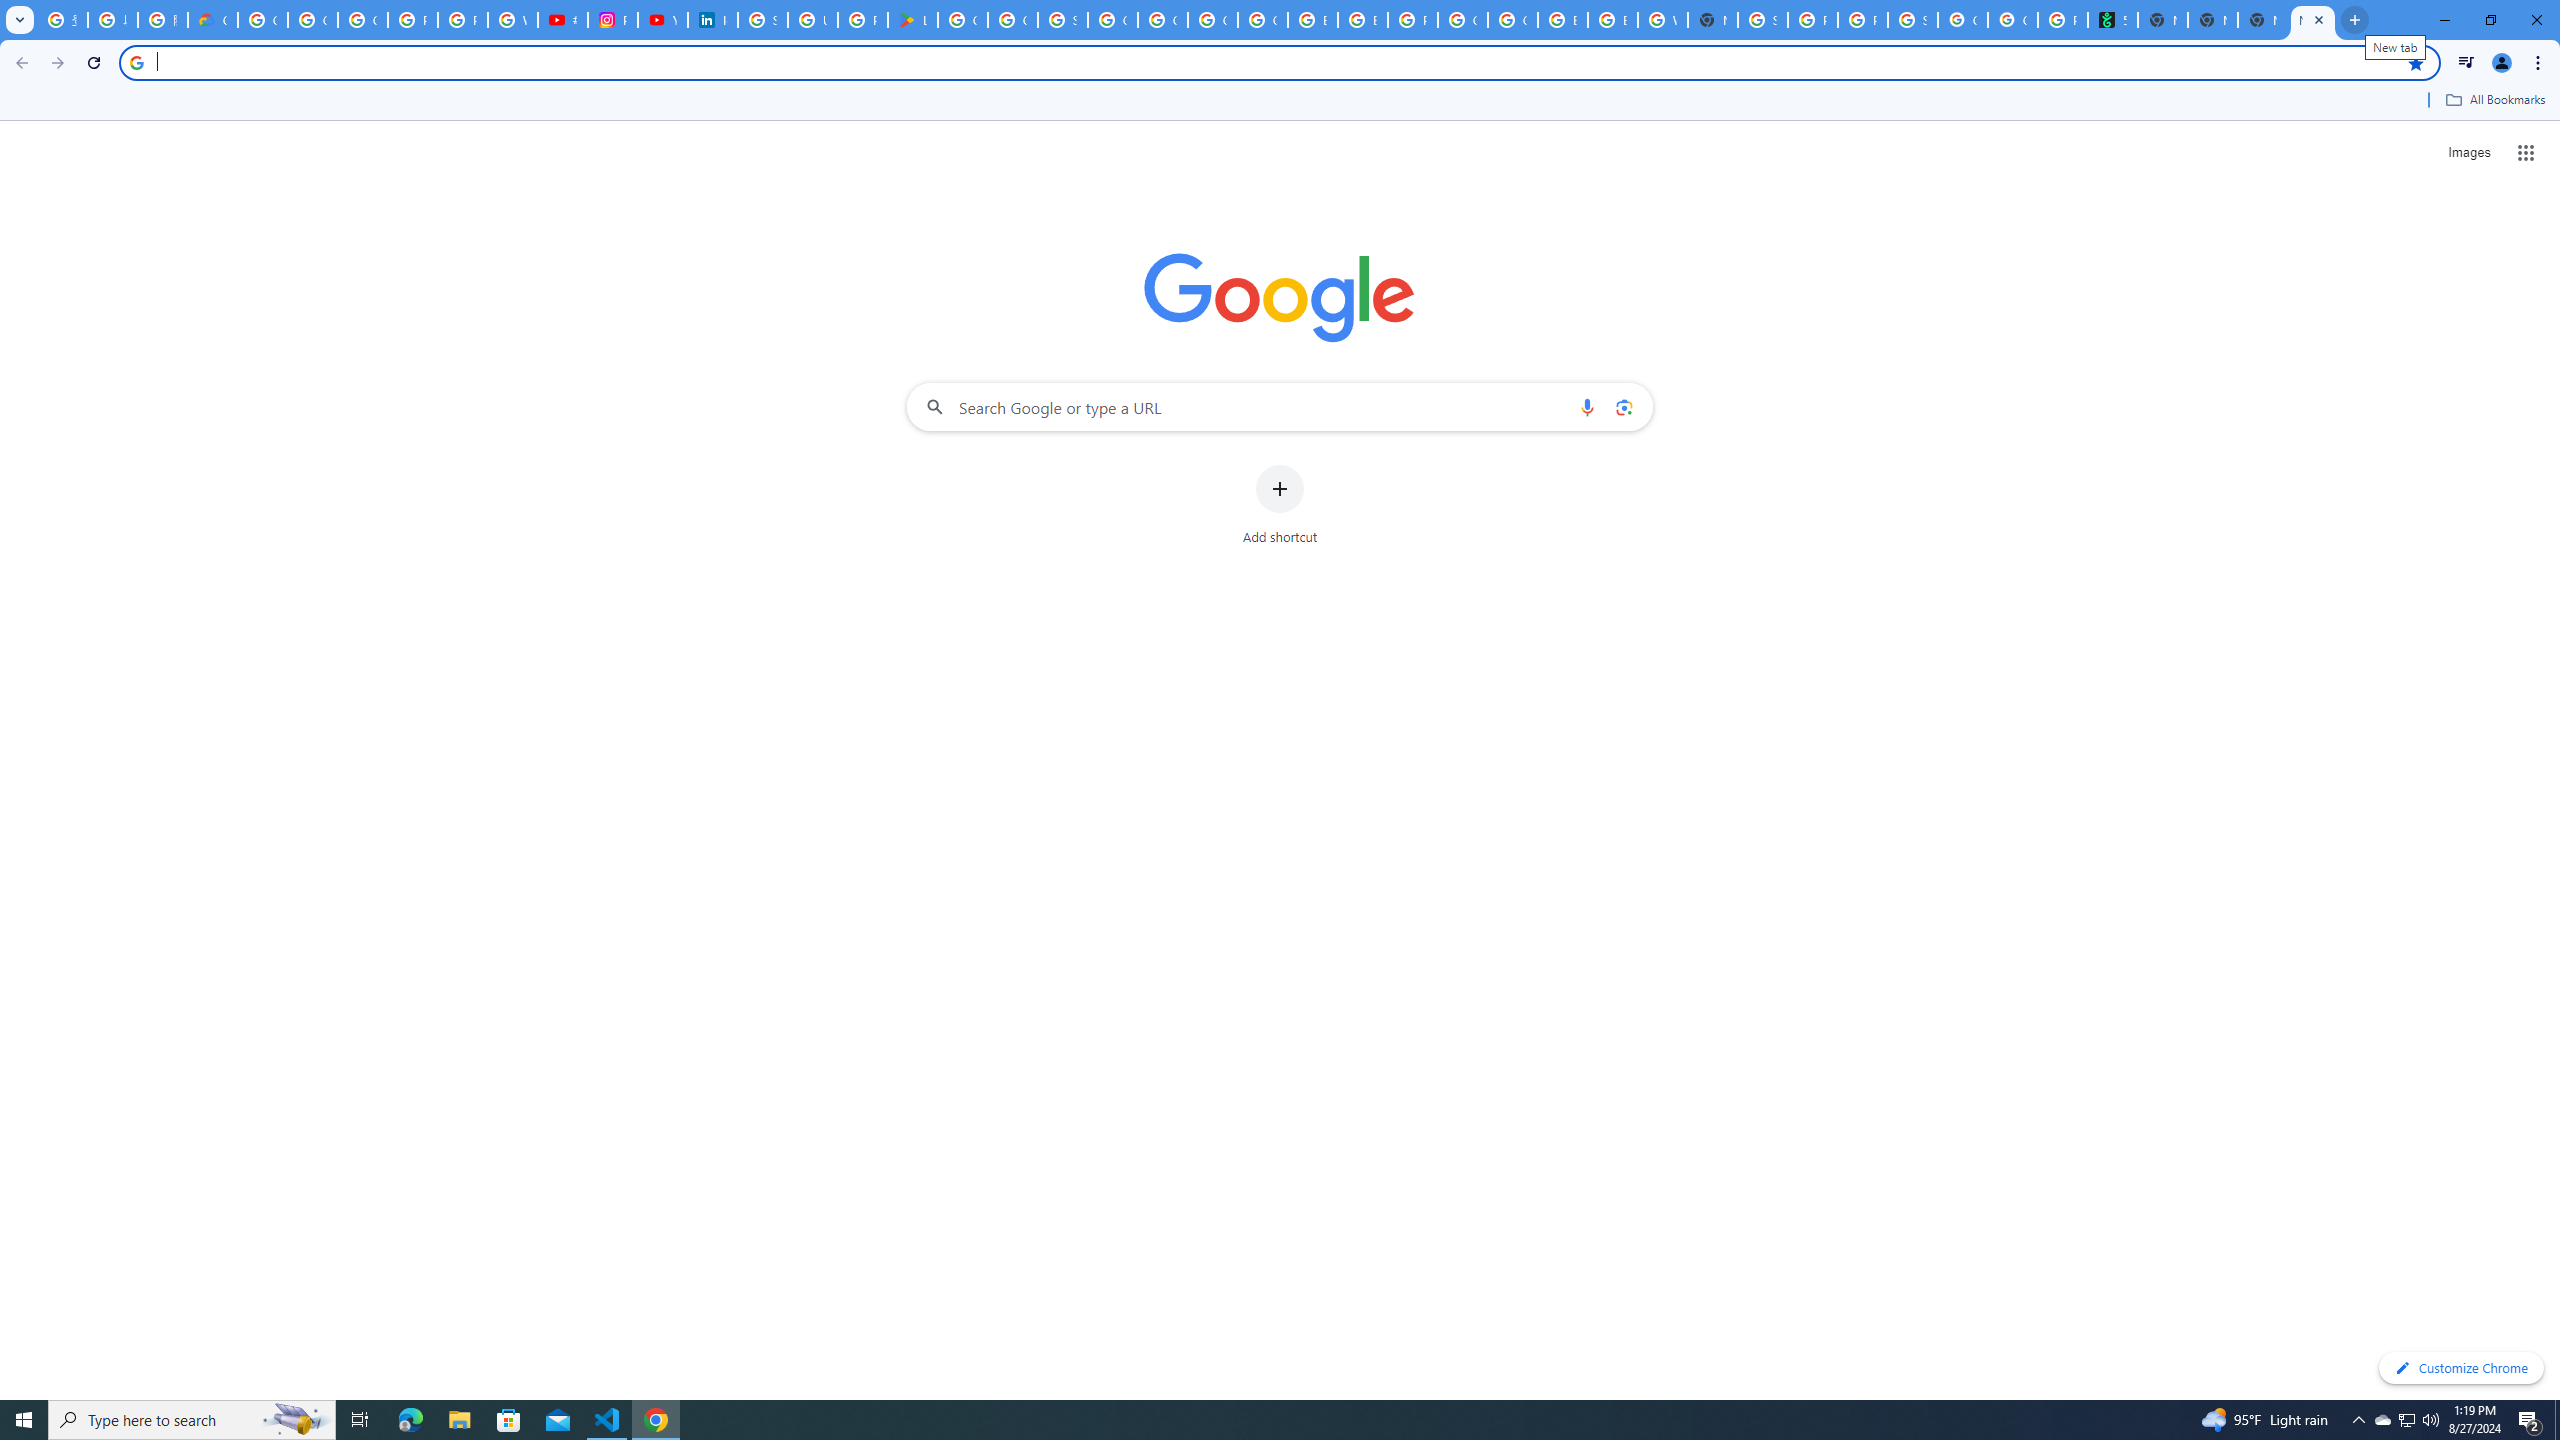 The height and width of the screenshot is (1440, 2560). What do you see at coordinates (1463, 19) in the screenshot?
I see `'Google Cloud Platform'` at bounding box center [1463, 19].